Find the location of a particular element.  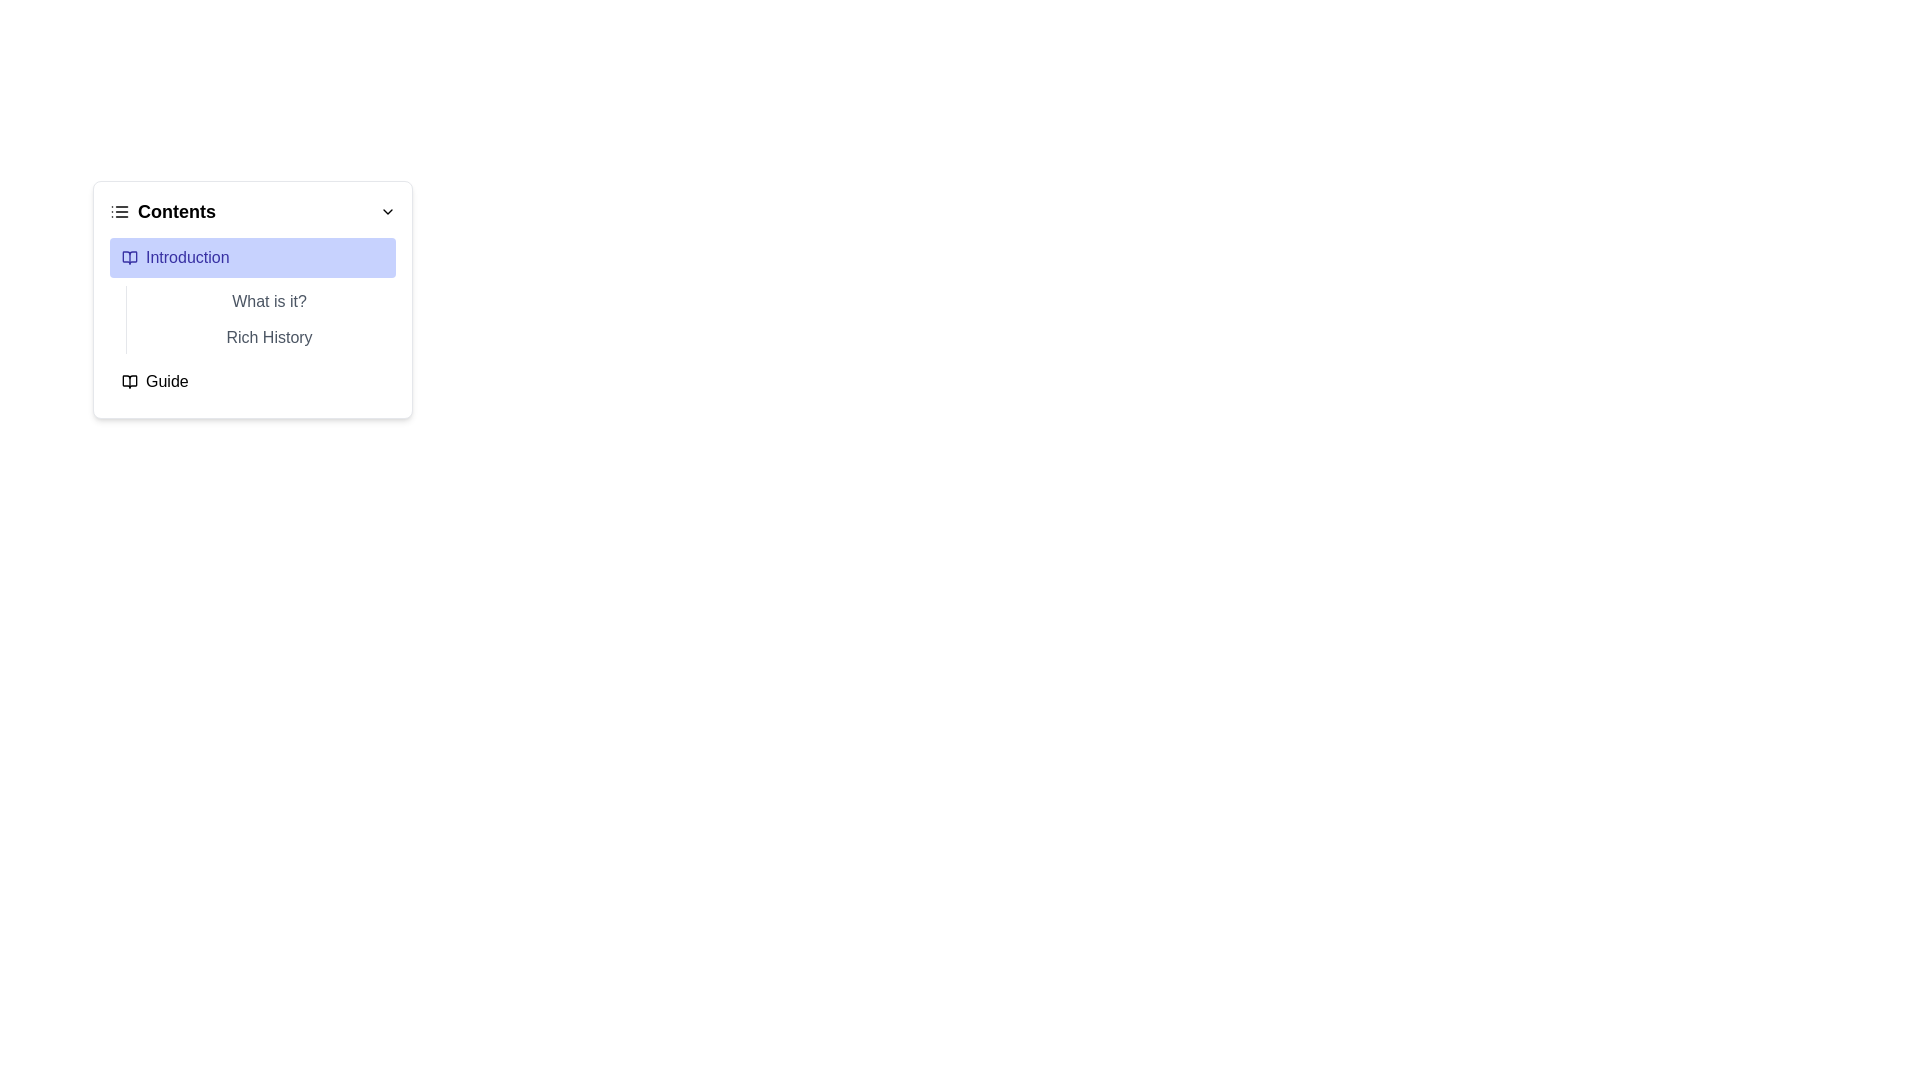

the hyperlink labeled 'What is it?' located beneath the 'Introduction' heading is located at coordinates (268, 301).